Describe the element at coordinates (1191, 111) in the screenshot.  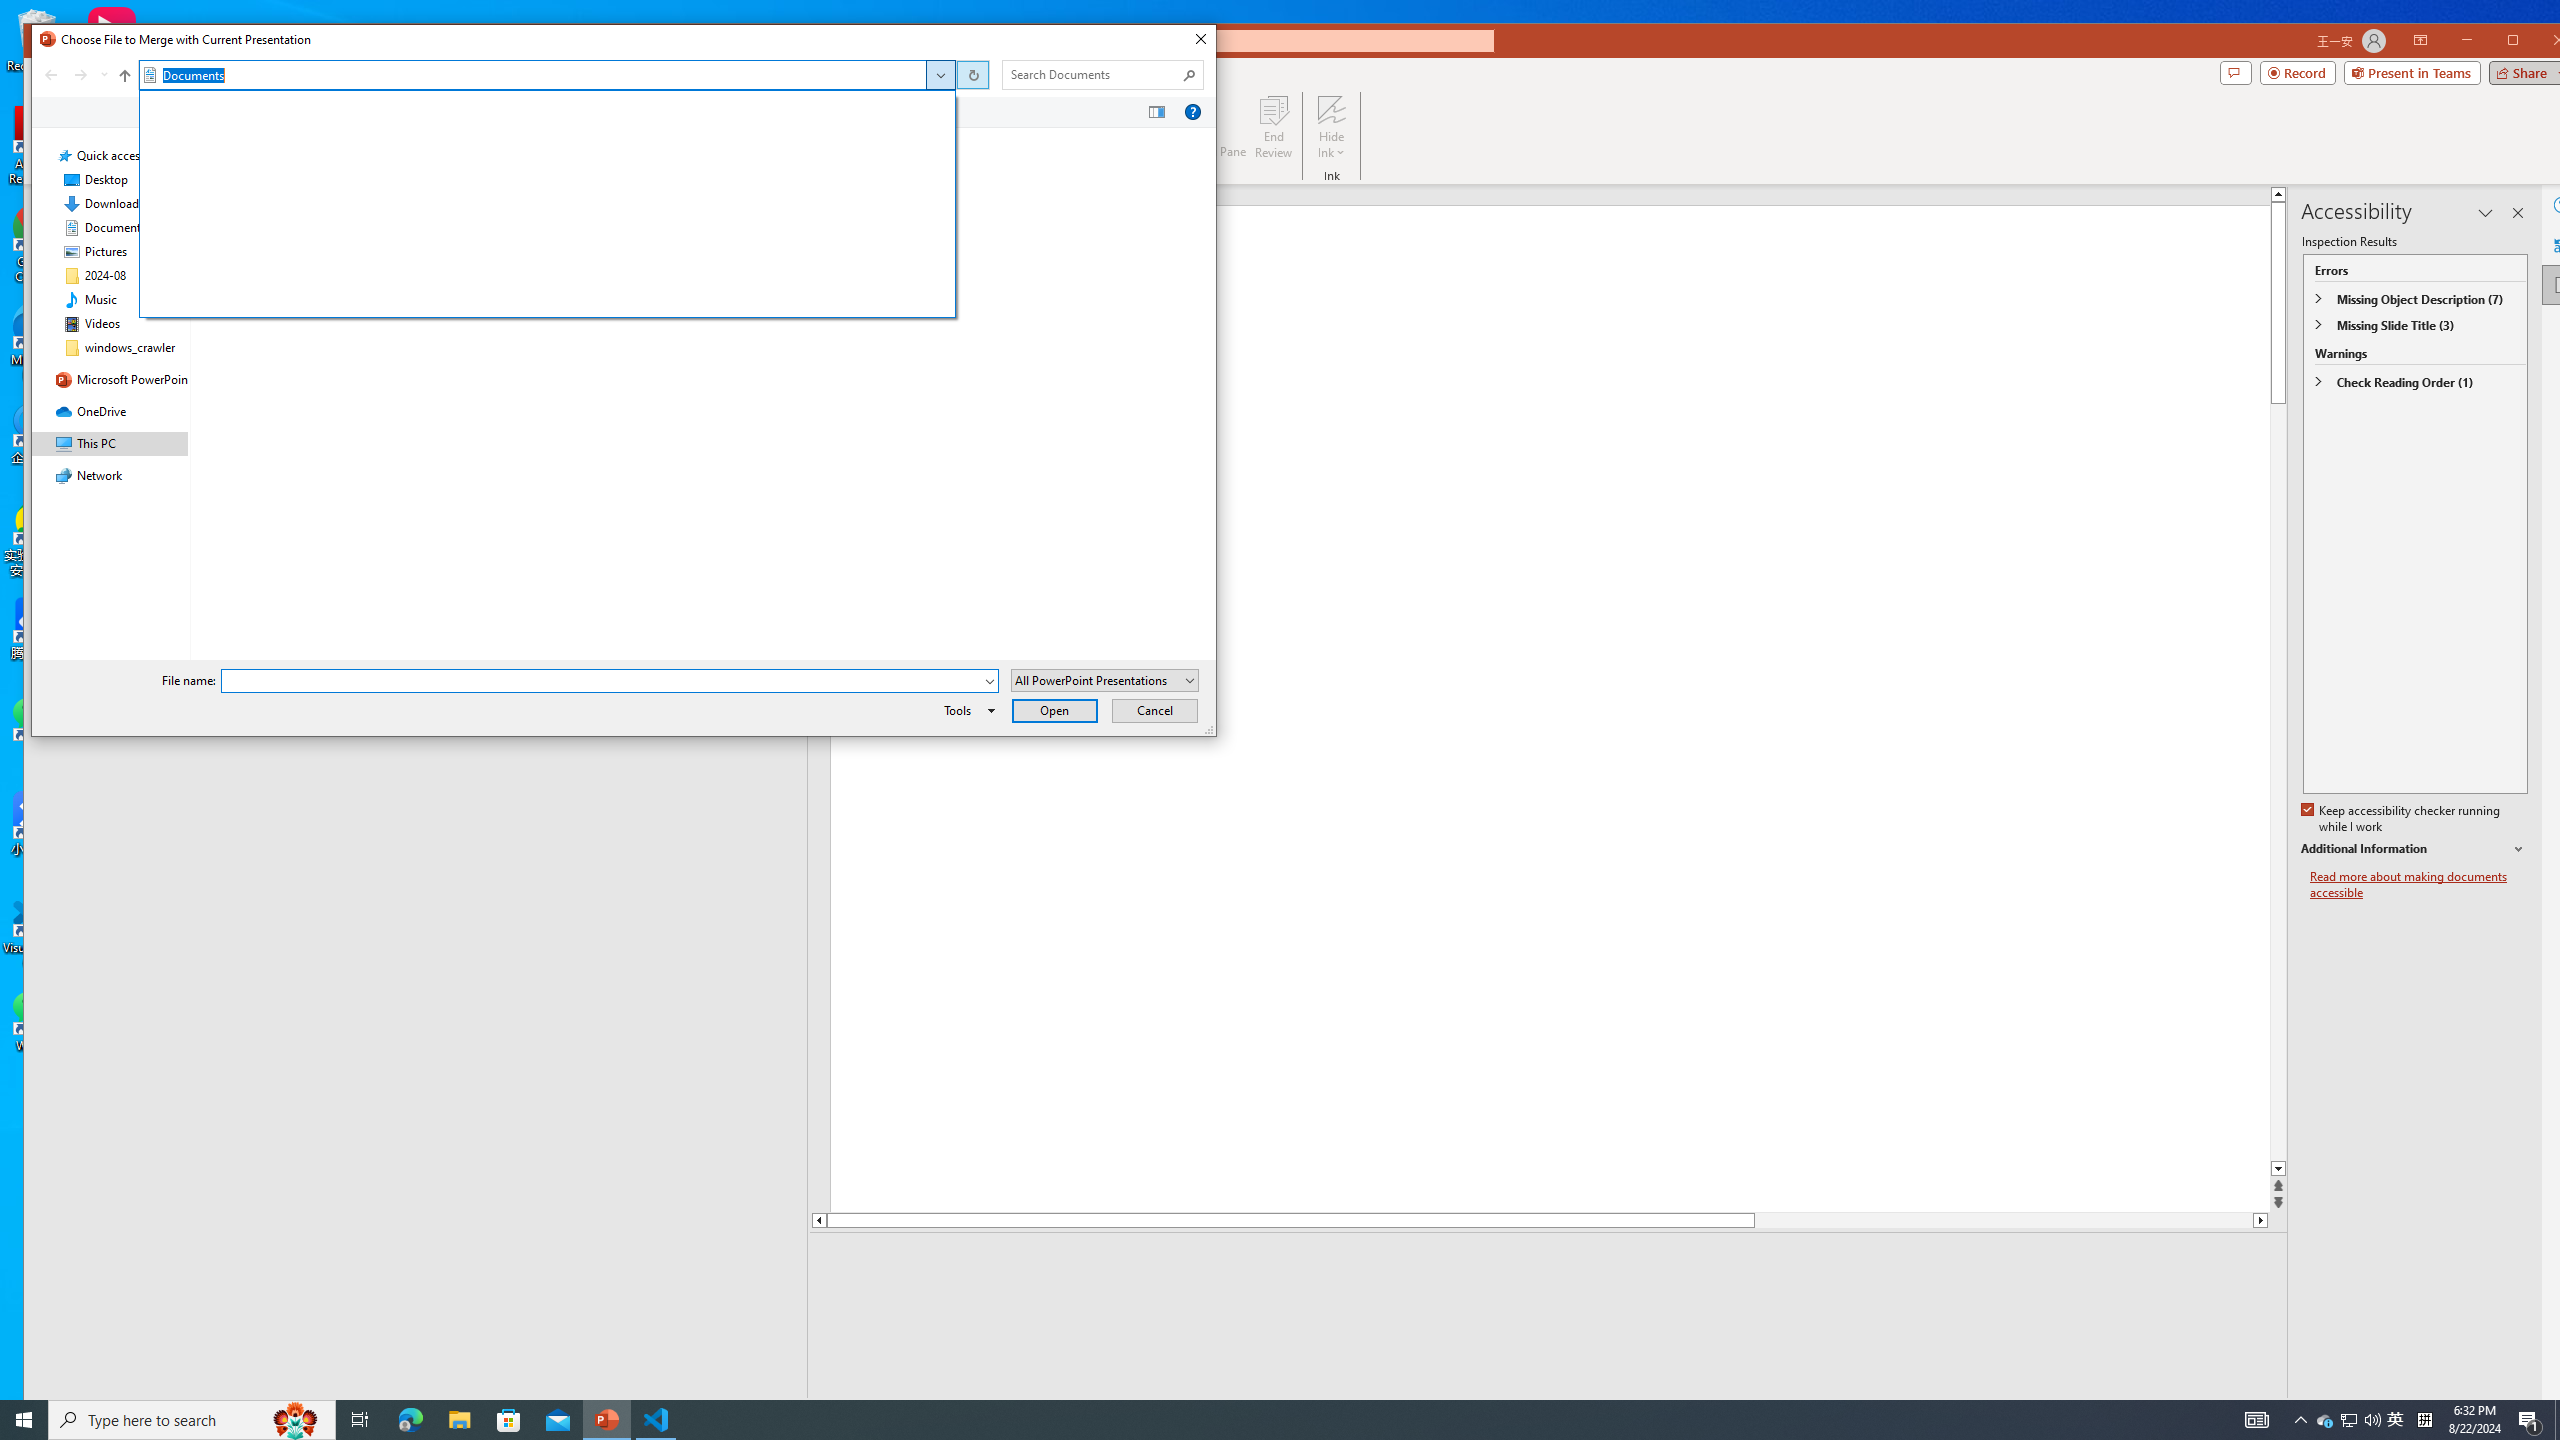
I see `'&Help'` at that location.